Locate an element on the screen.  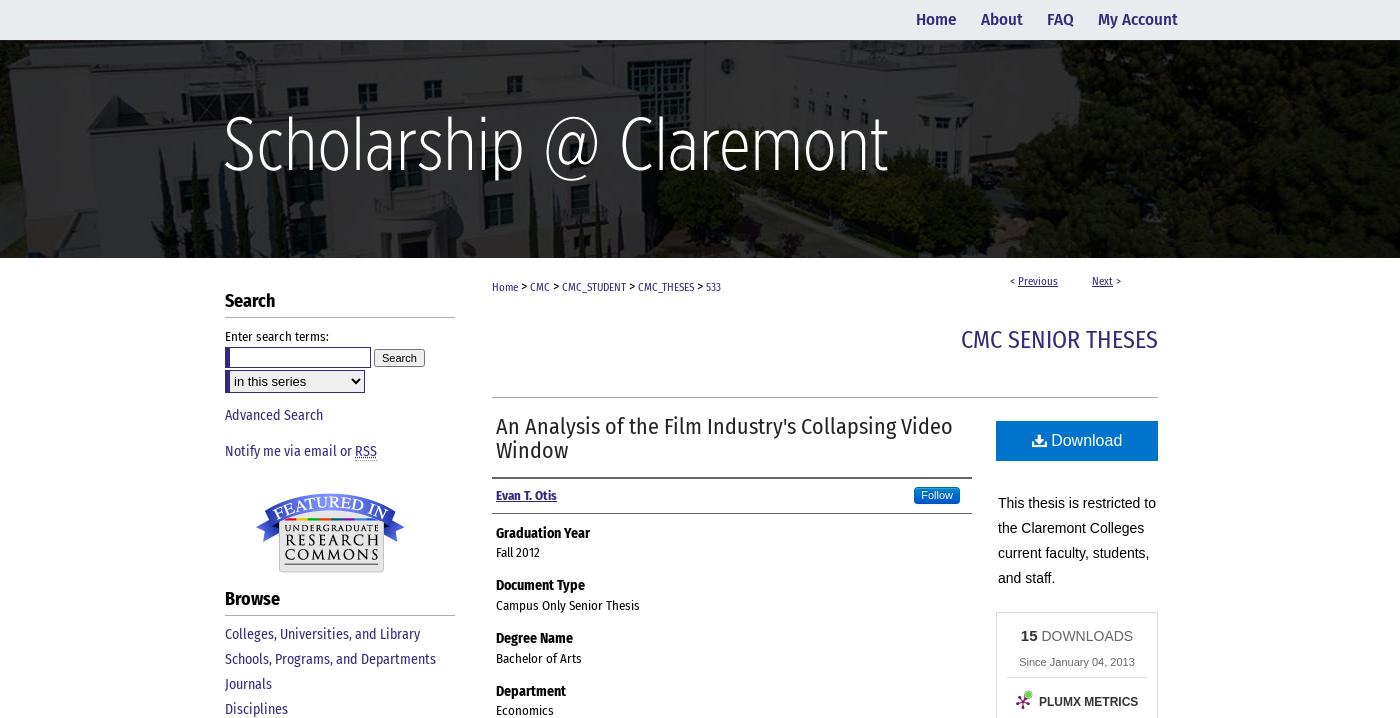
'DOWNLOADS' is located at coordinates (1085, 633).